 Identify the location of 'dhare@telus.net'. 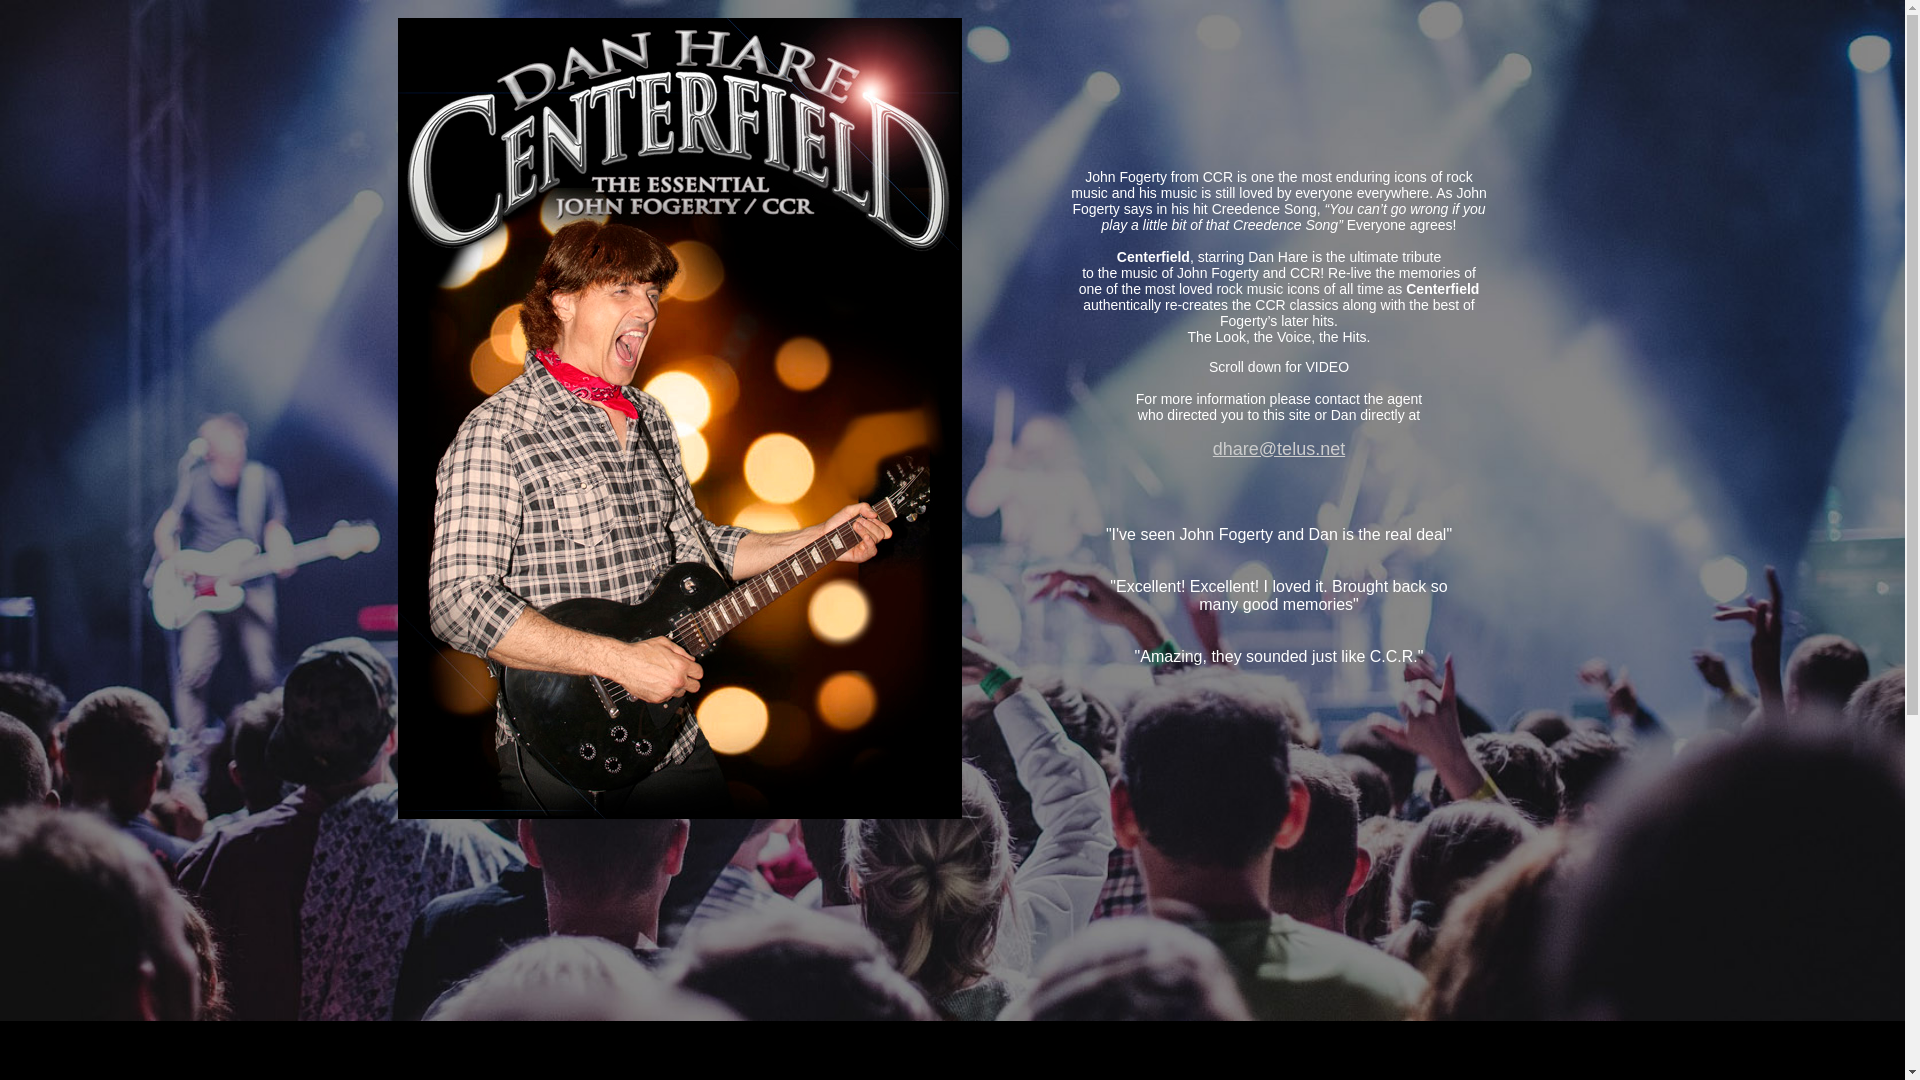
(1277, 447).